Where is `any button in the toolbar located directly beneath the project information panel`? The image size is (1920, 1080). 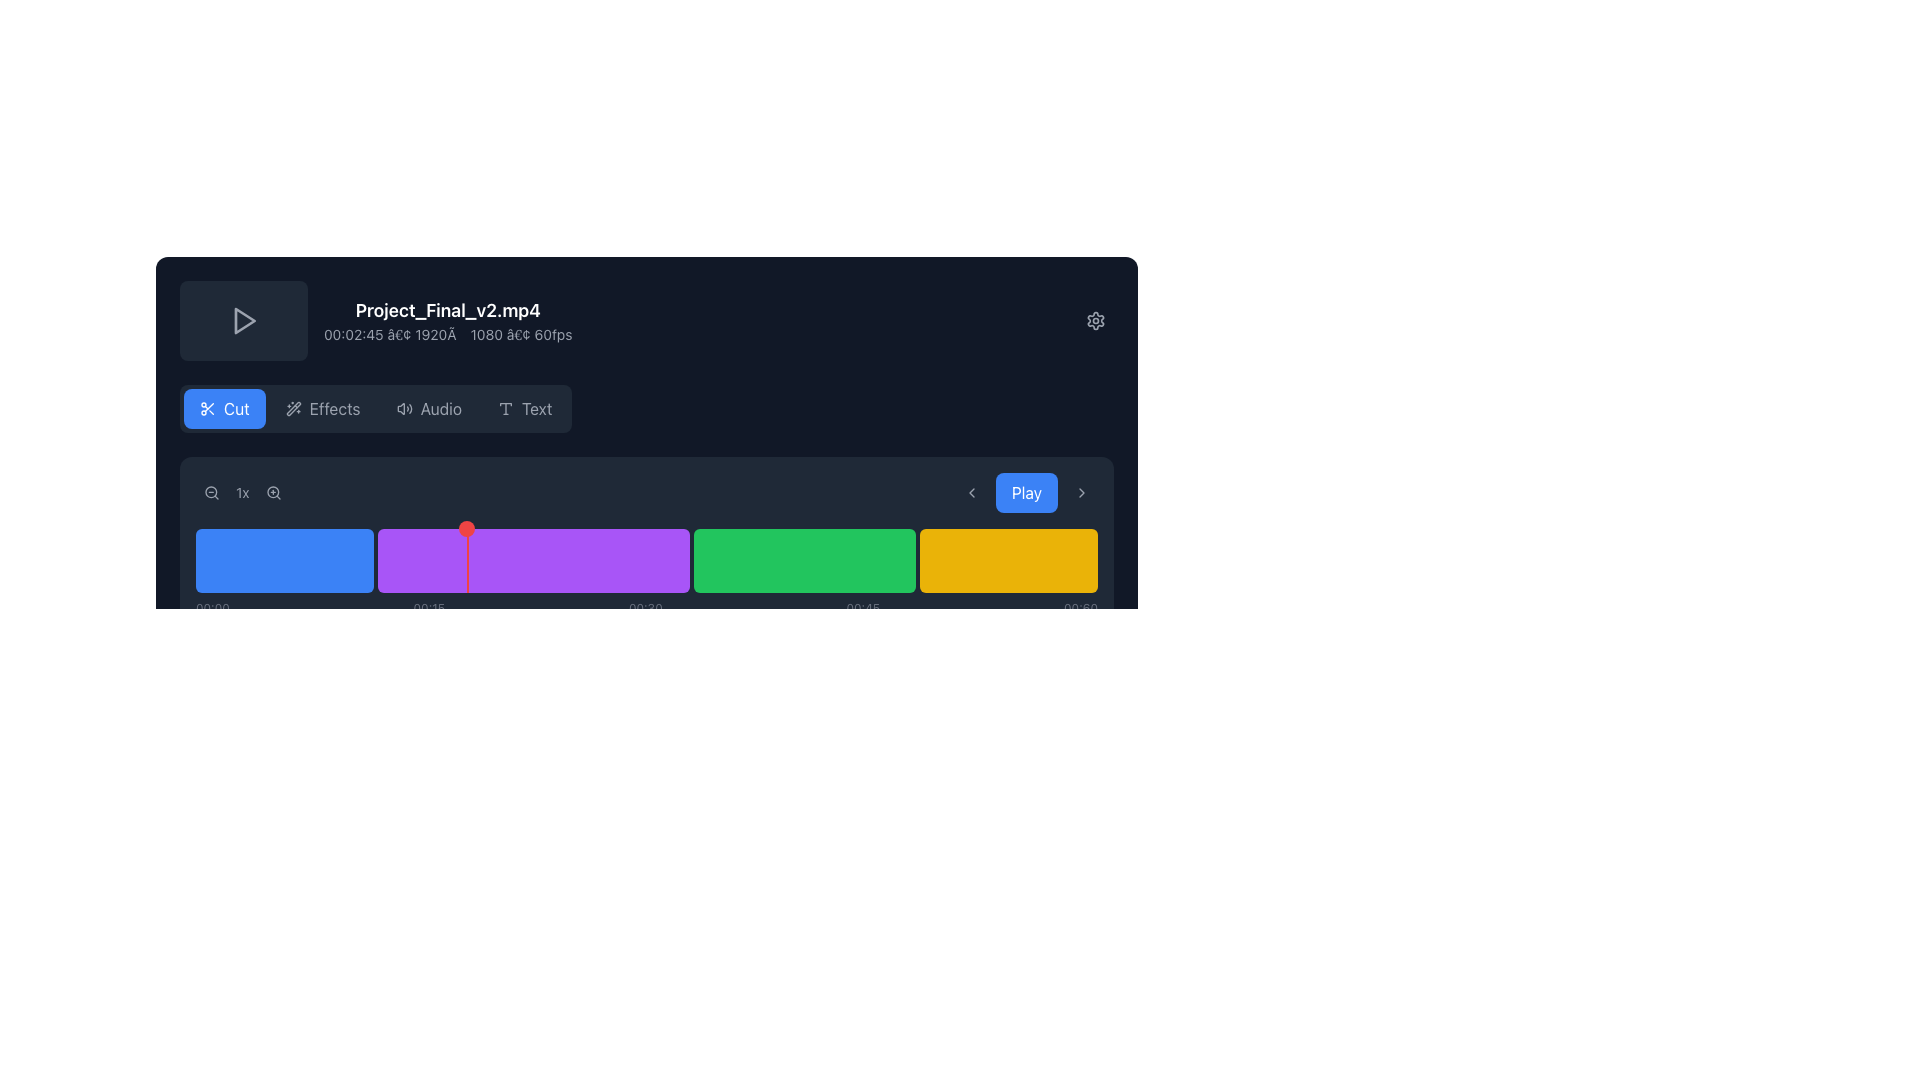
any button in the toolbar located directly beneath the project information panel is located at coordinates (376, 407).